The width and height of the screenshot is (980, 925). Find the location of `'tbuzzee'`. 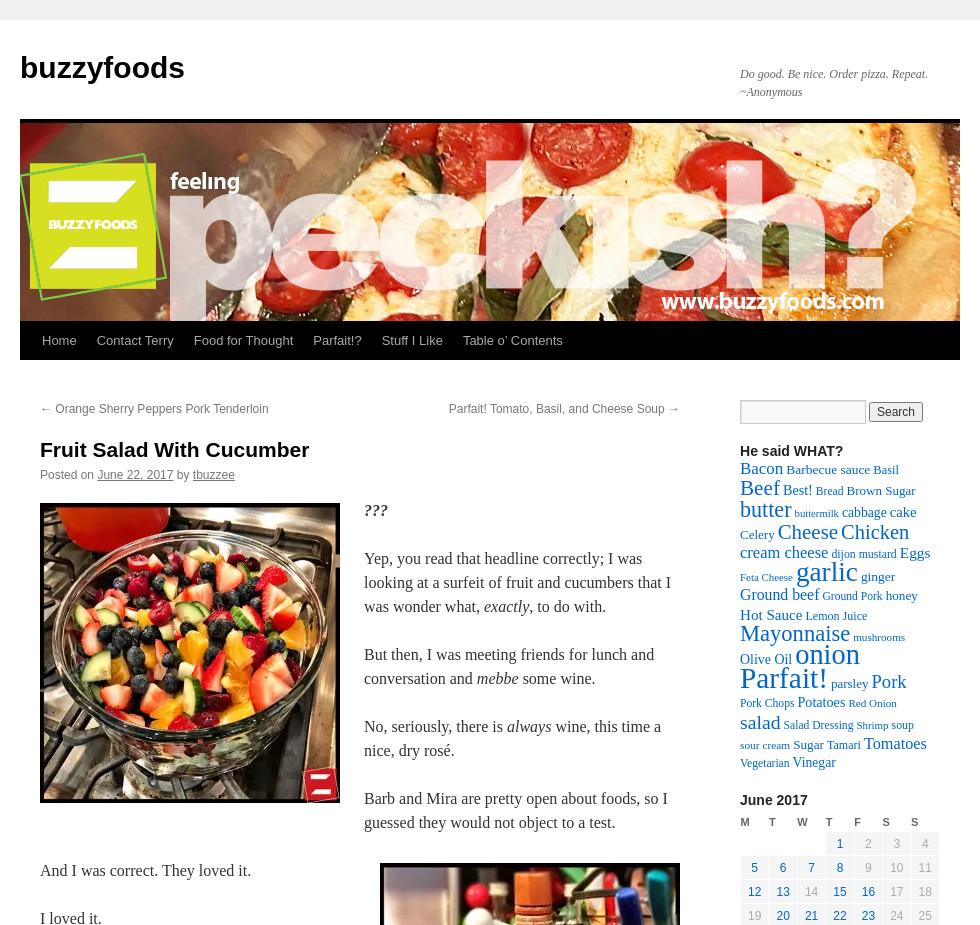

'tbuzzee' is located at coordinates (212, 474).